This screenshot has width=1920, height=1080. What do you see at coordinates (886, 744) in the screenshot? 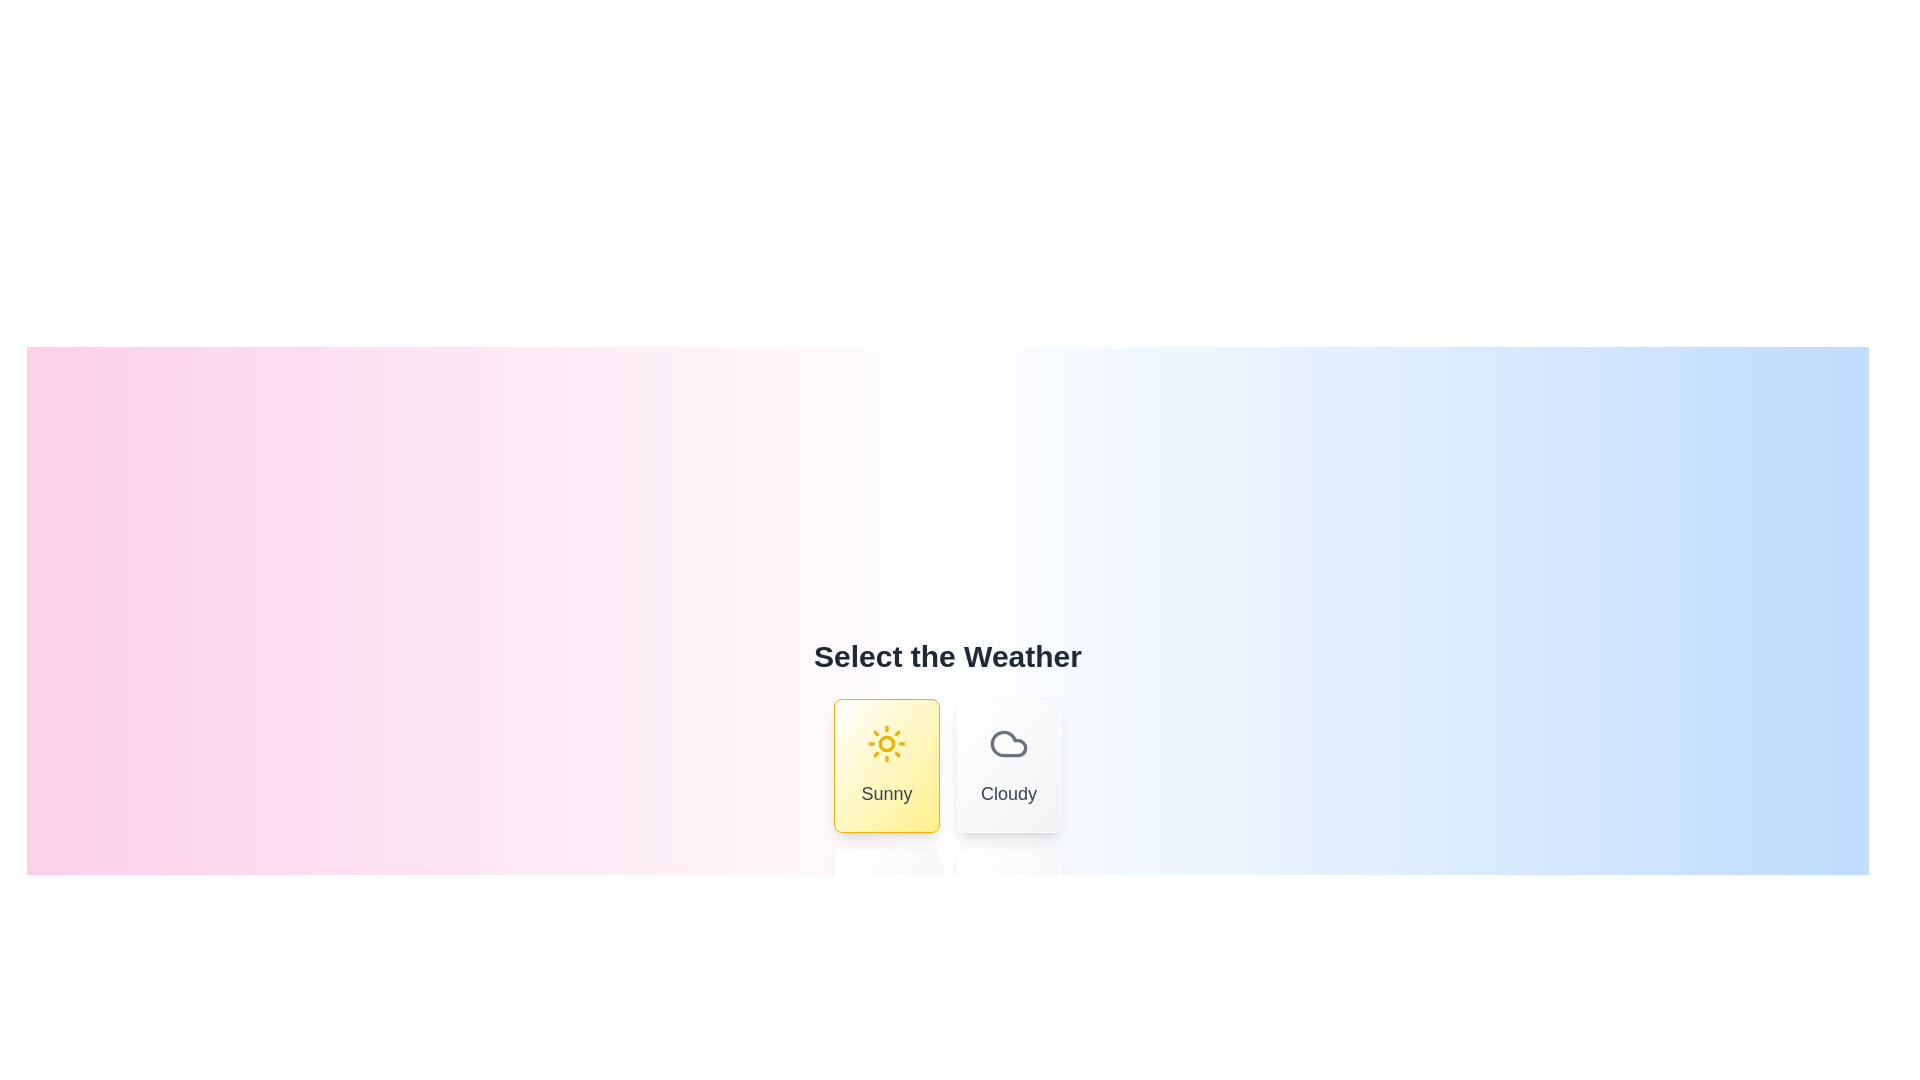
I see `the yellow sun icon, which is a weather icon for sunny conditions, located above the text label 'Sunny'` at bounding box center [886, 744].